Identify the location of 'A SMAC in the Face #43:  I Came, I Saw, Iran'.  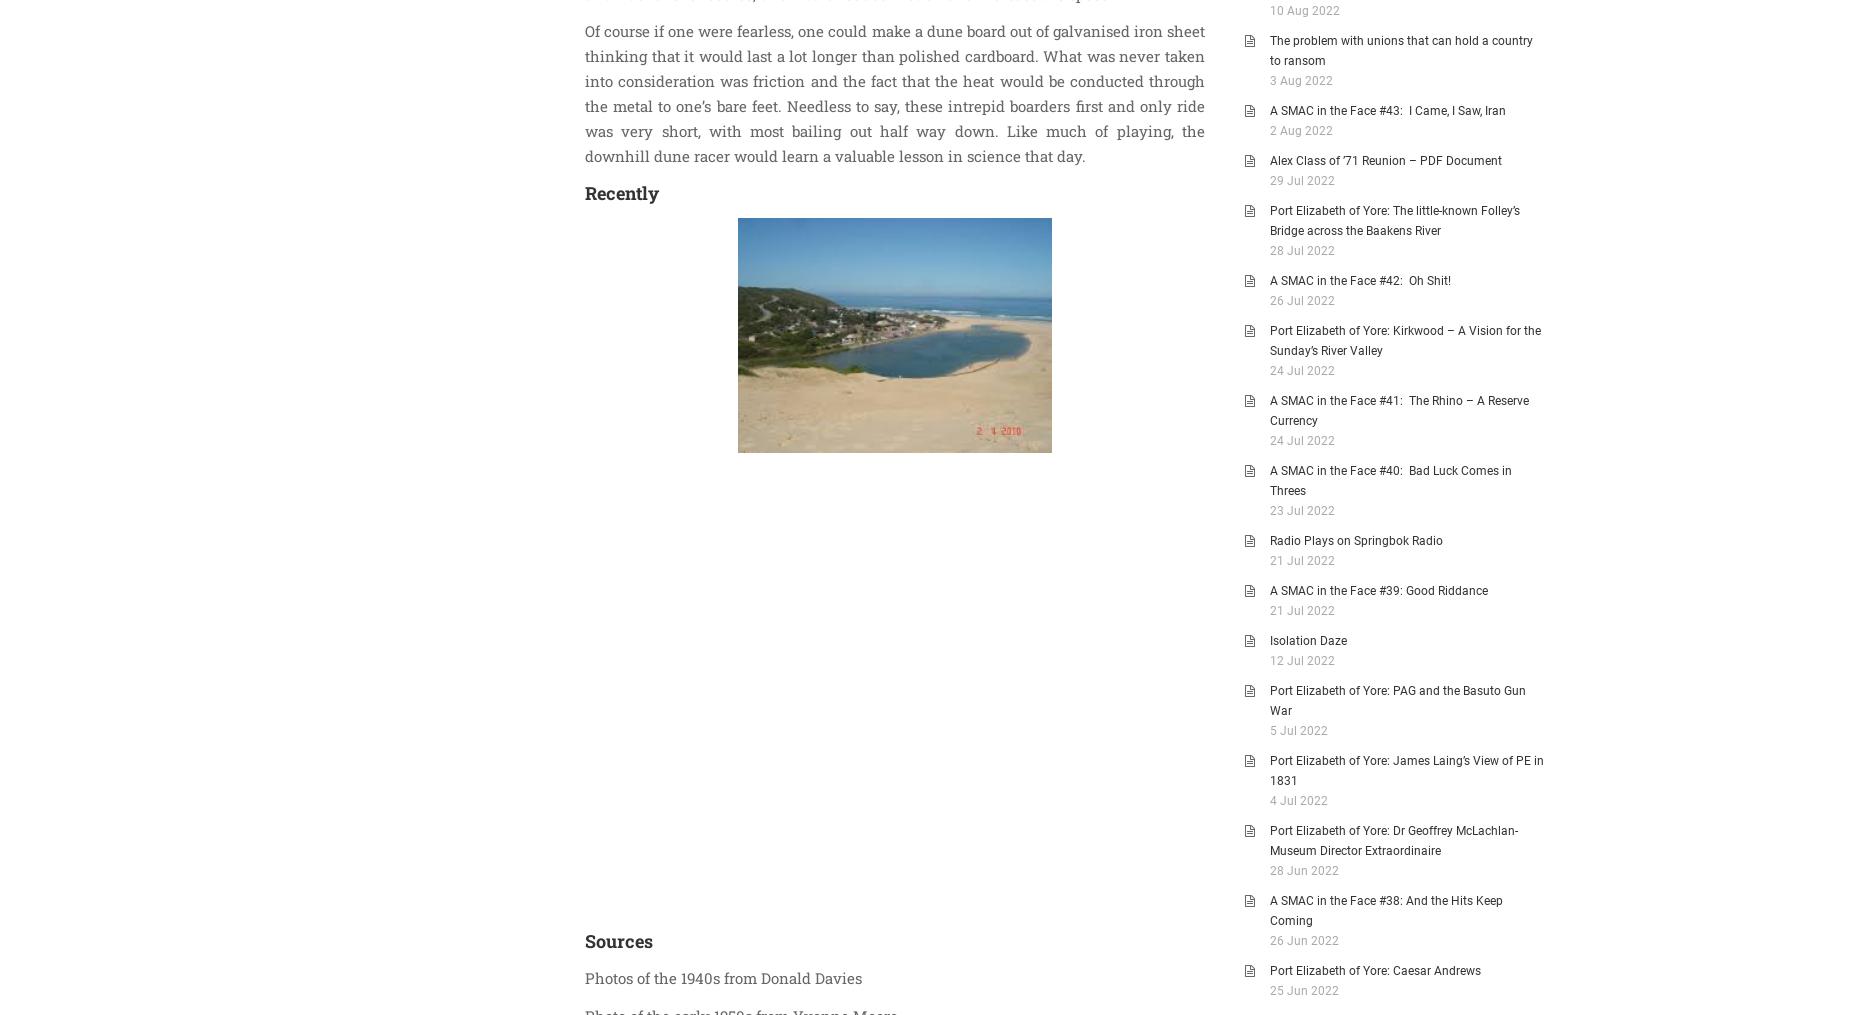
(1269, 111).